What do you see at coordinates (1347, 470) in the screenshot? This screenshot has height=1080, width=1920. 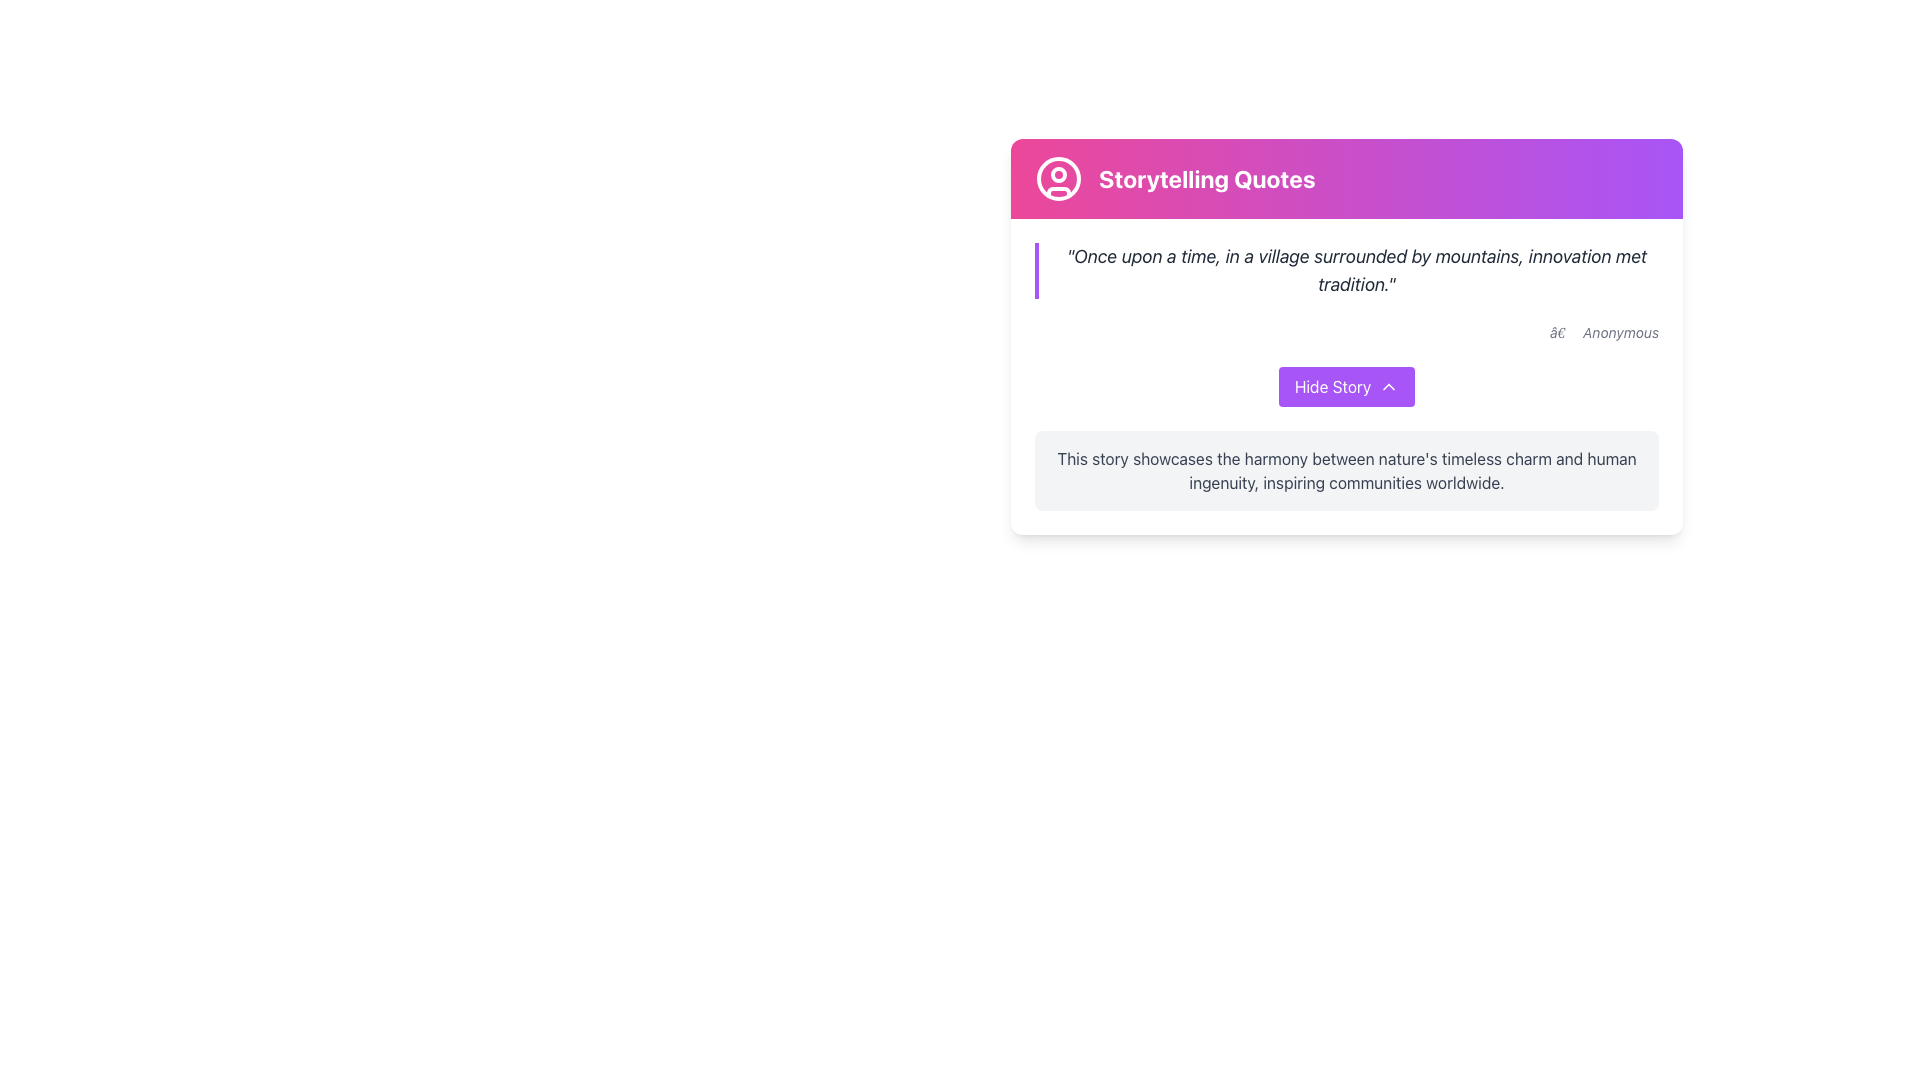 I see `the Text block located at the bottom of the vertically structured layout, which displays descriptive textual content about the story` at bounding box center [1347, 470].